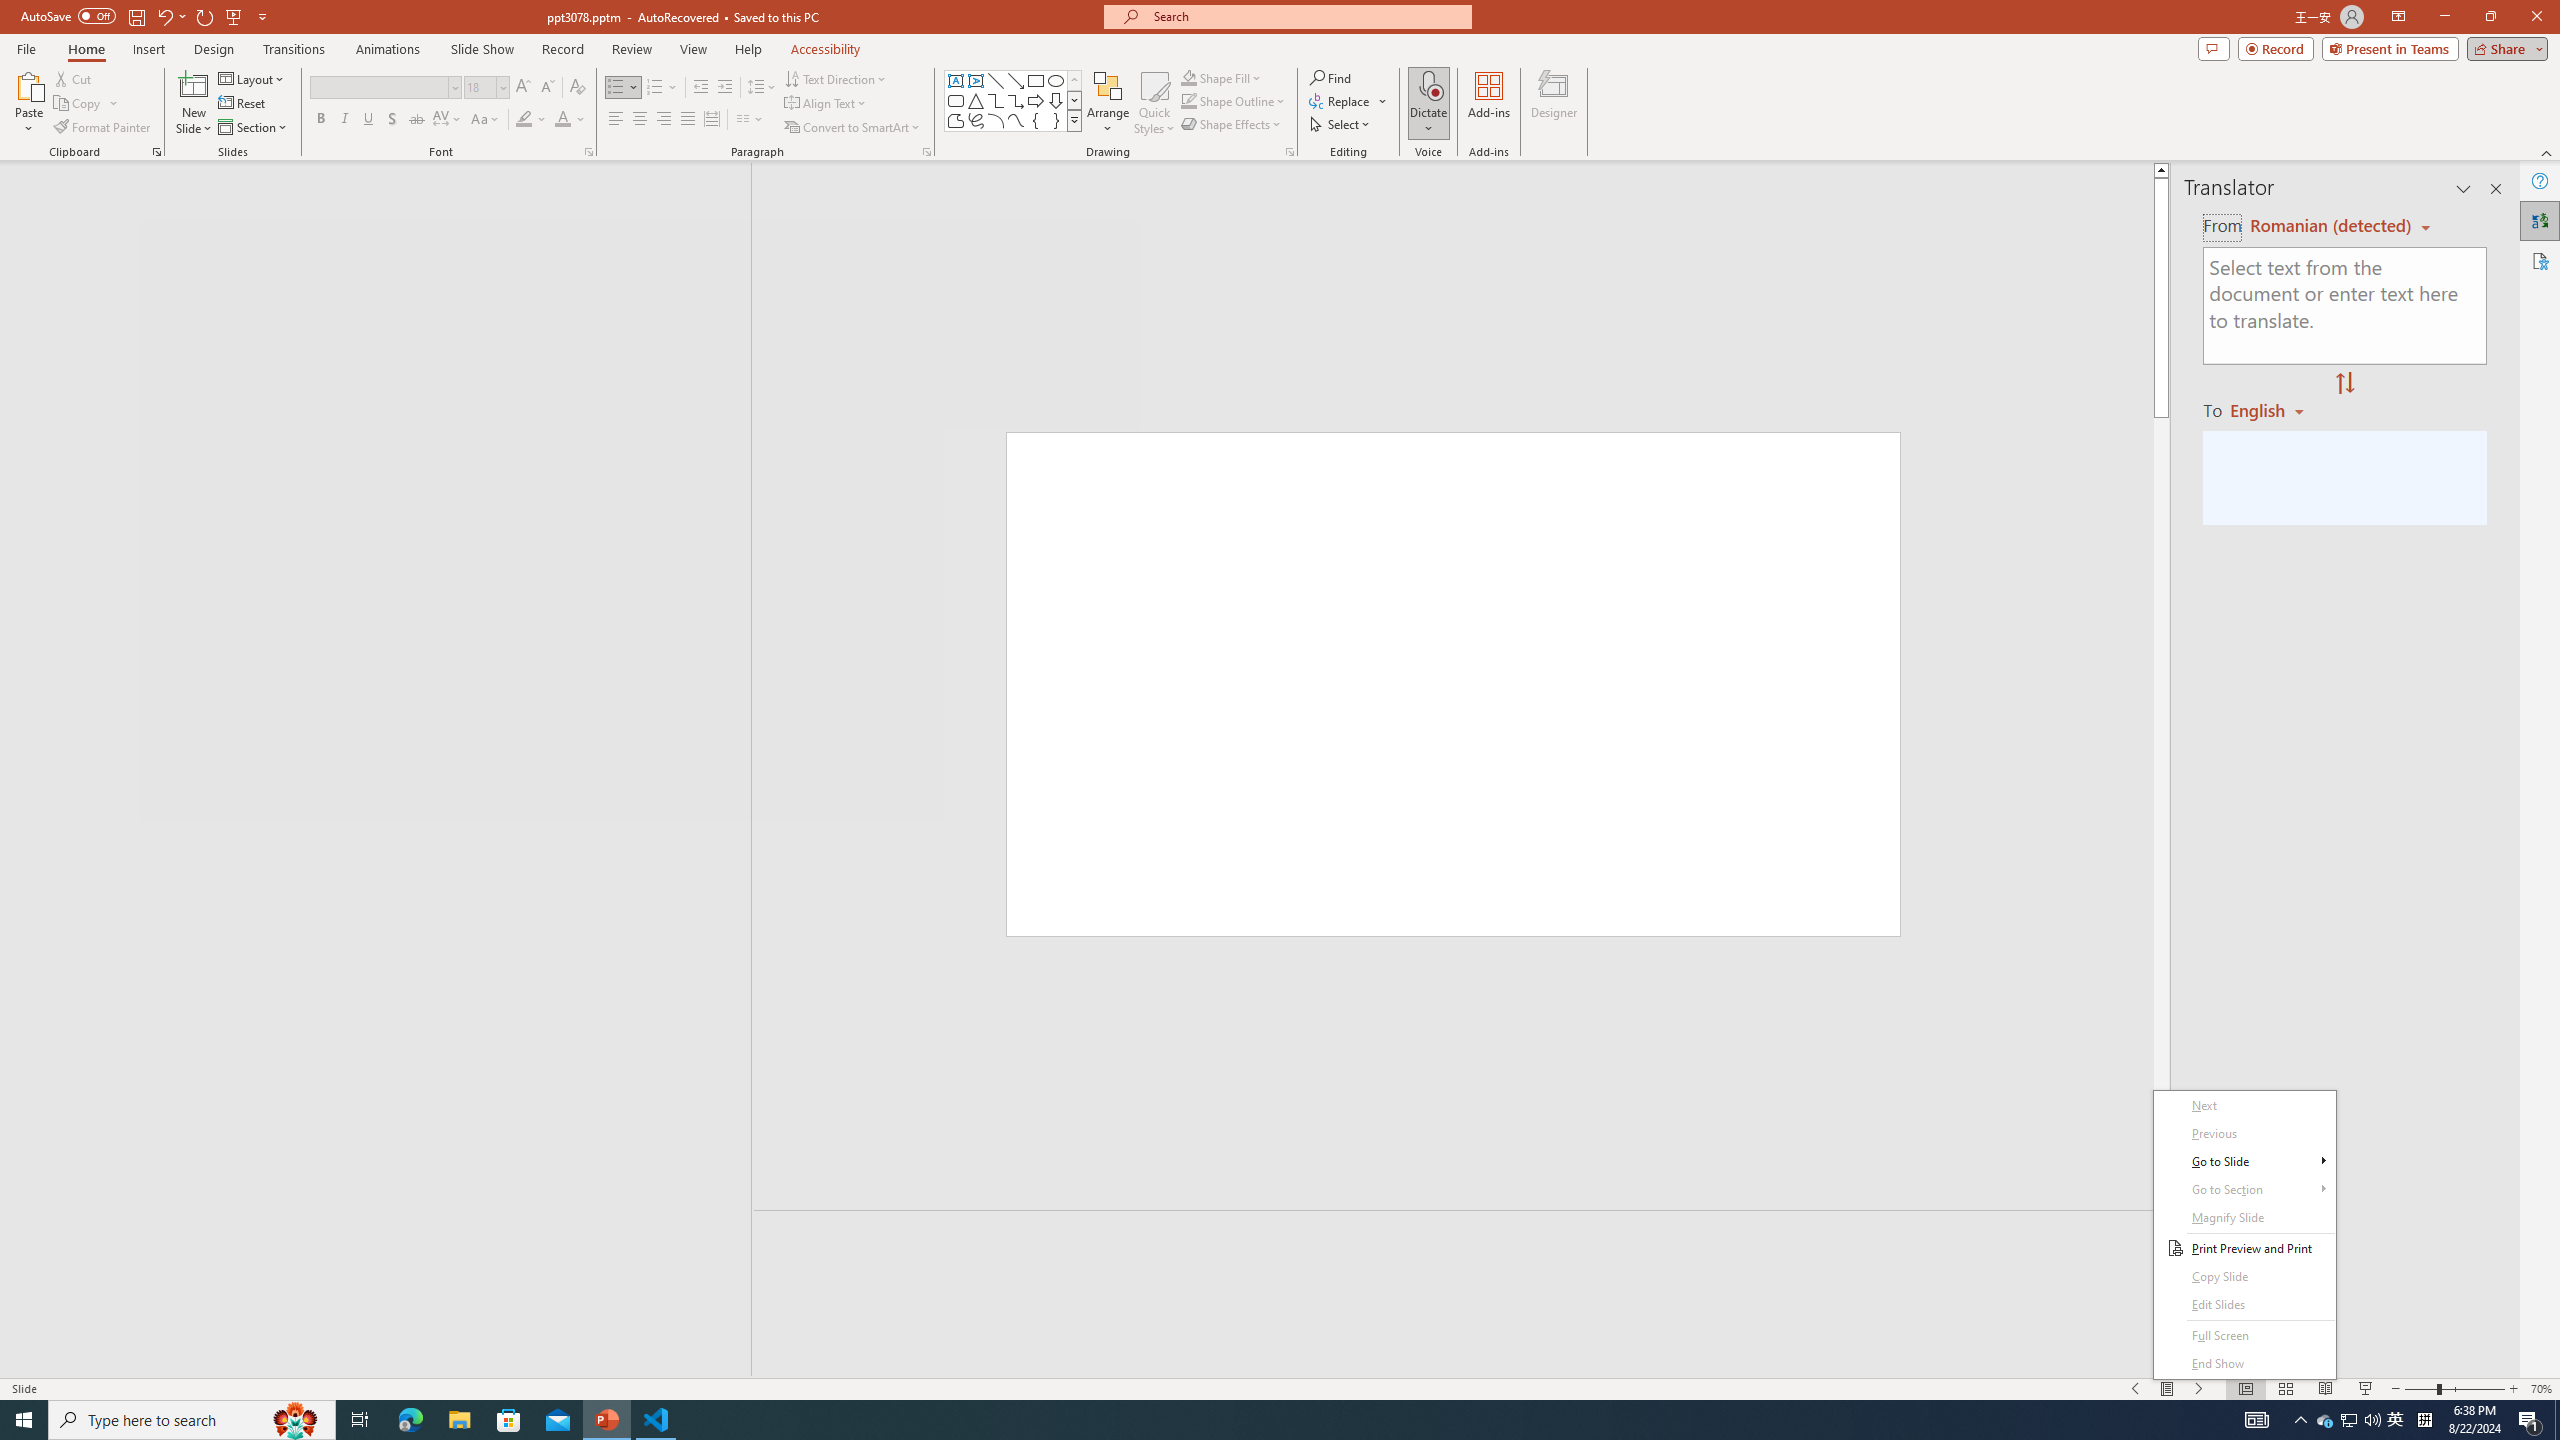  What do you see at coordinates (2245, 1336) in the screenshot?
I see `'Full Screen'` at bounding box center [2245, 1336].